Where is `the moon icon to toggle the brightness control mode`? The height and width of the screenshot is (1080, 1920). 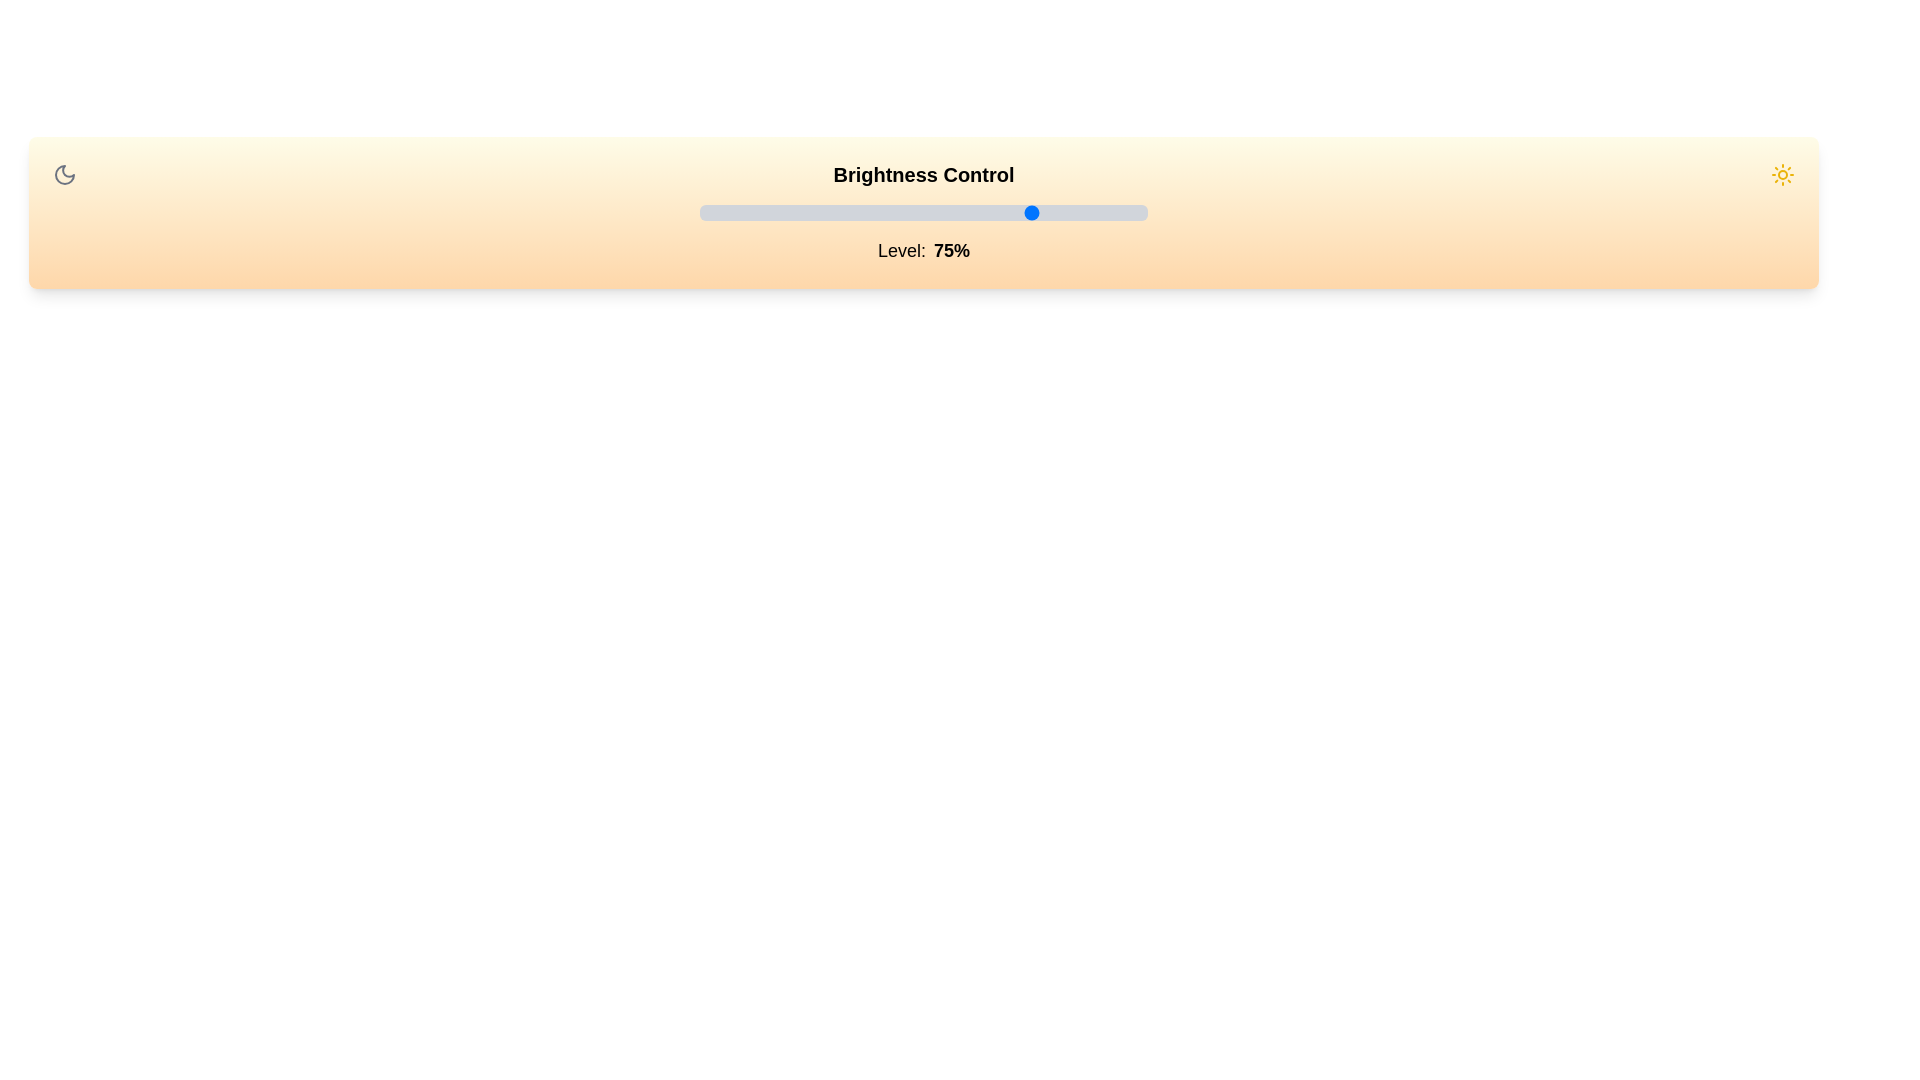 the moon icon to toggle the brightness control mode is located at coordinates (65, 173).